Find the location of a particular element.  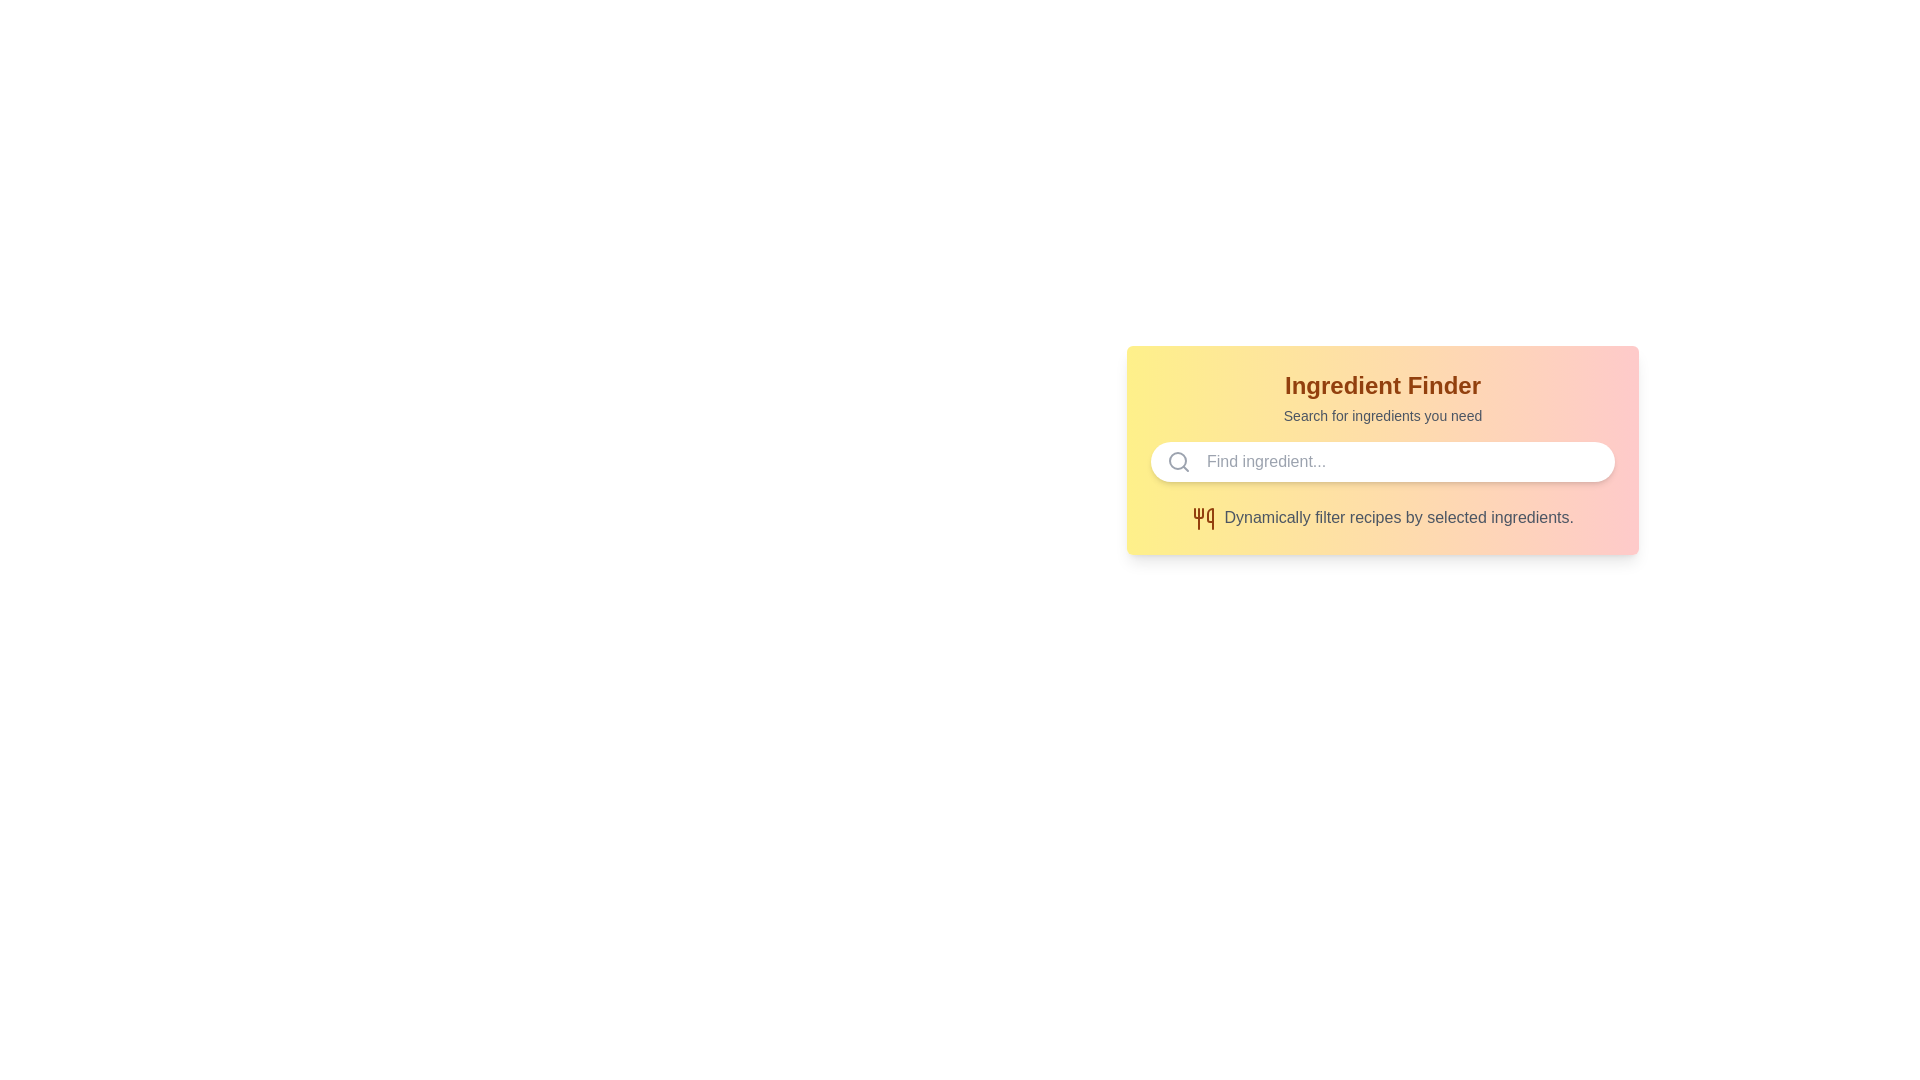

the circular outline symbol styled as a search lens, which is part of the search icon located to the left of the 'Find ingredient...' text input field is located at coordinates (1177, 461).